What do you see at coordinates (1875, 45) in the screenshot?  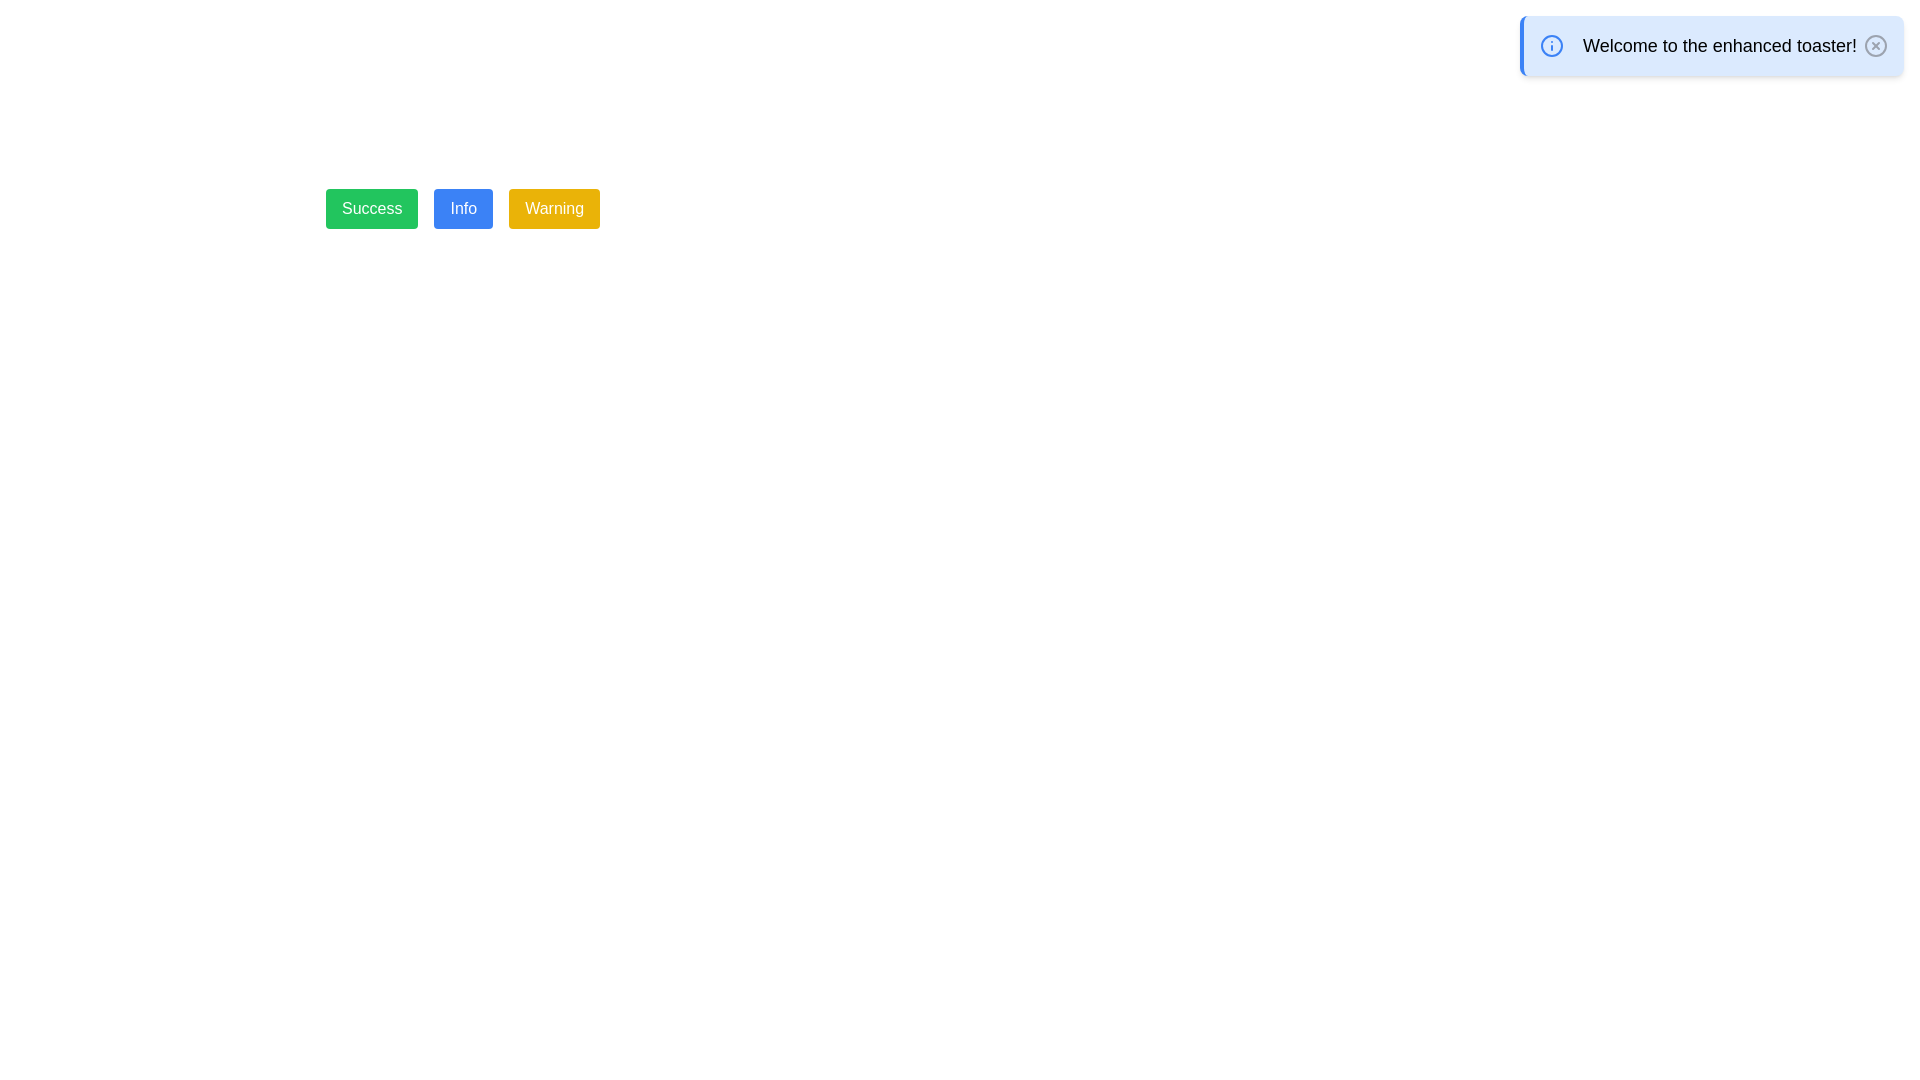 I see `the close button on the right side of the notification box` at bounding box center [1875, 45].